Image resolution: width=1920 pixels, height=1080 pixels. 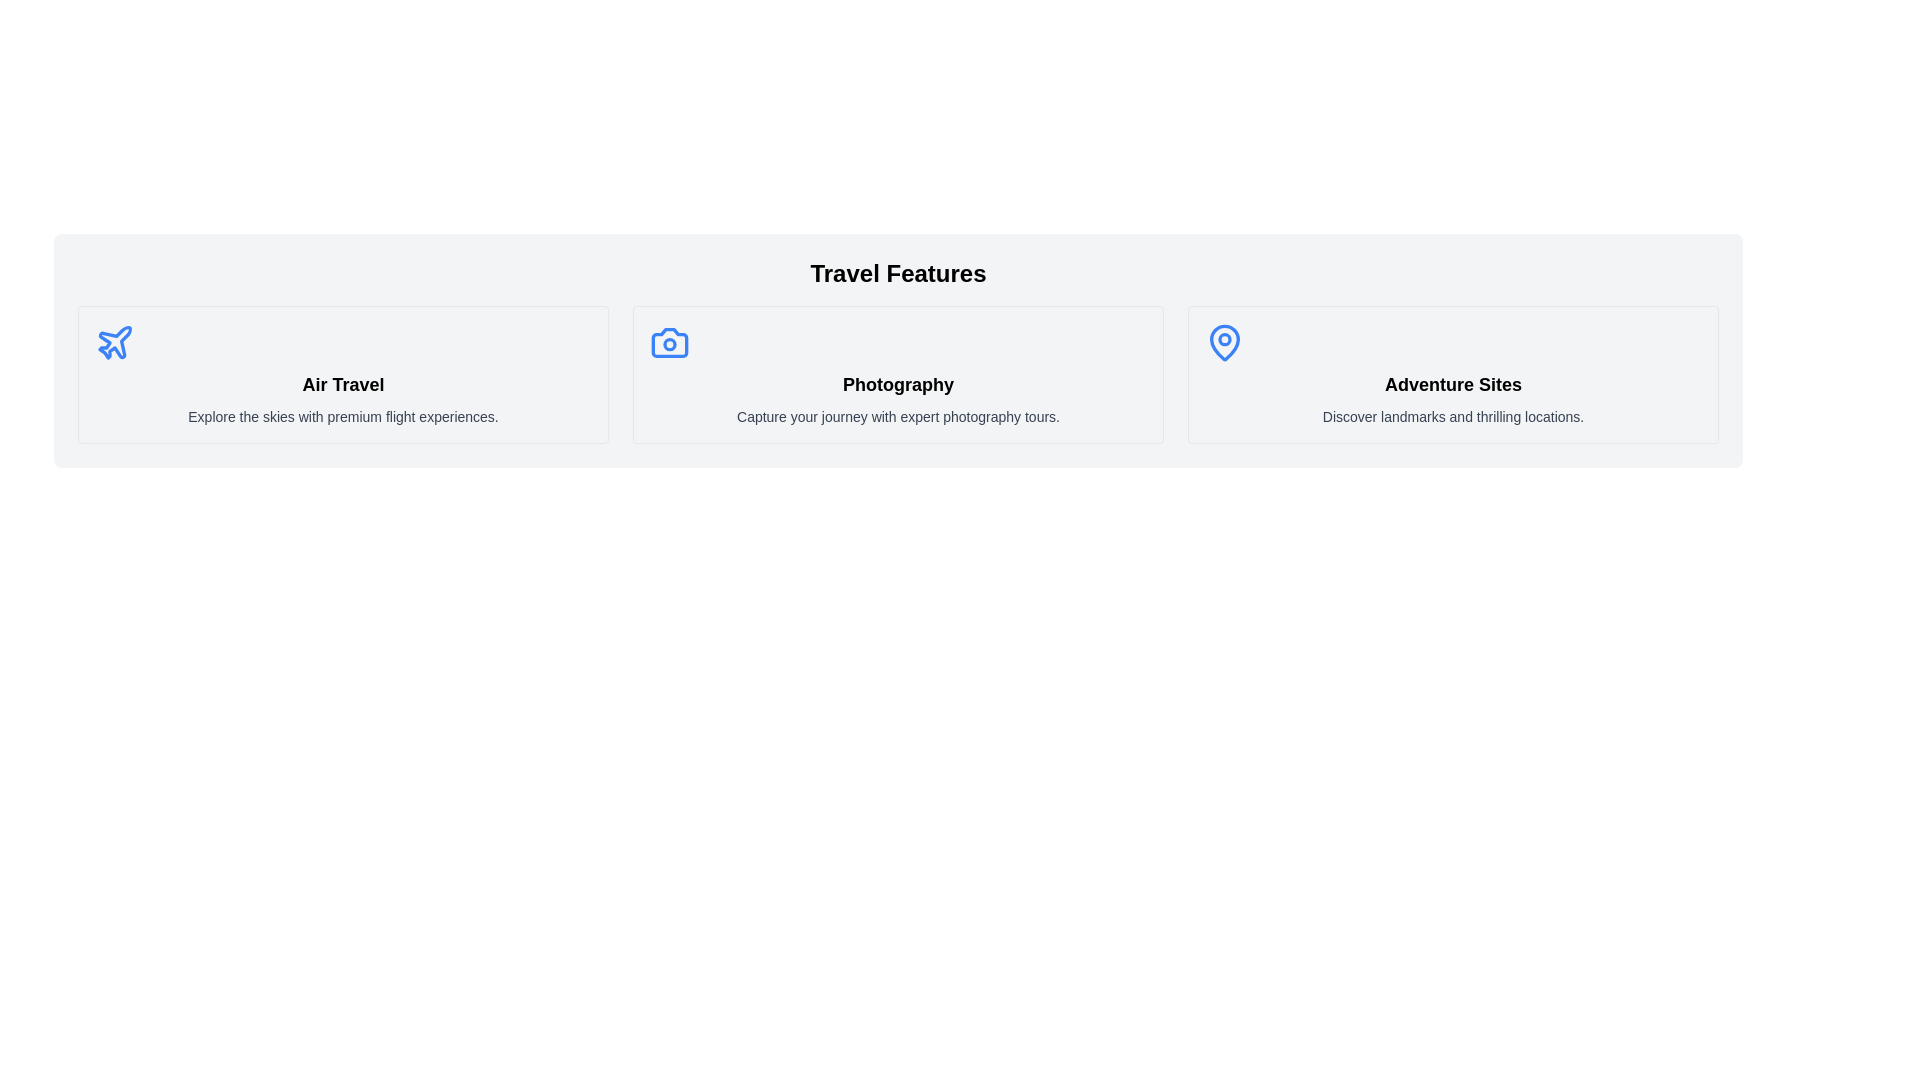 What do you see at coordinates (1453, 415) in the screenshot?
I see `text content of the text label that says 'Discover landmarks and thrilling locations.' positioned beneath the title 'Adventure Sites' in the third card` at bounding box center [1453, 415].